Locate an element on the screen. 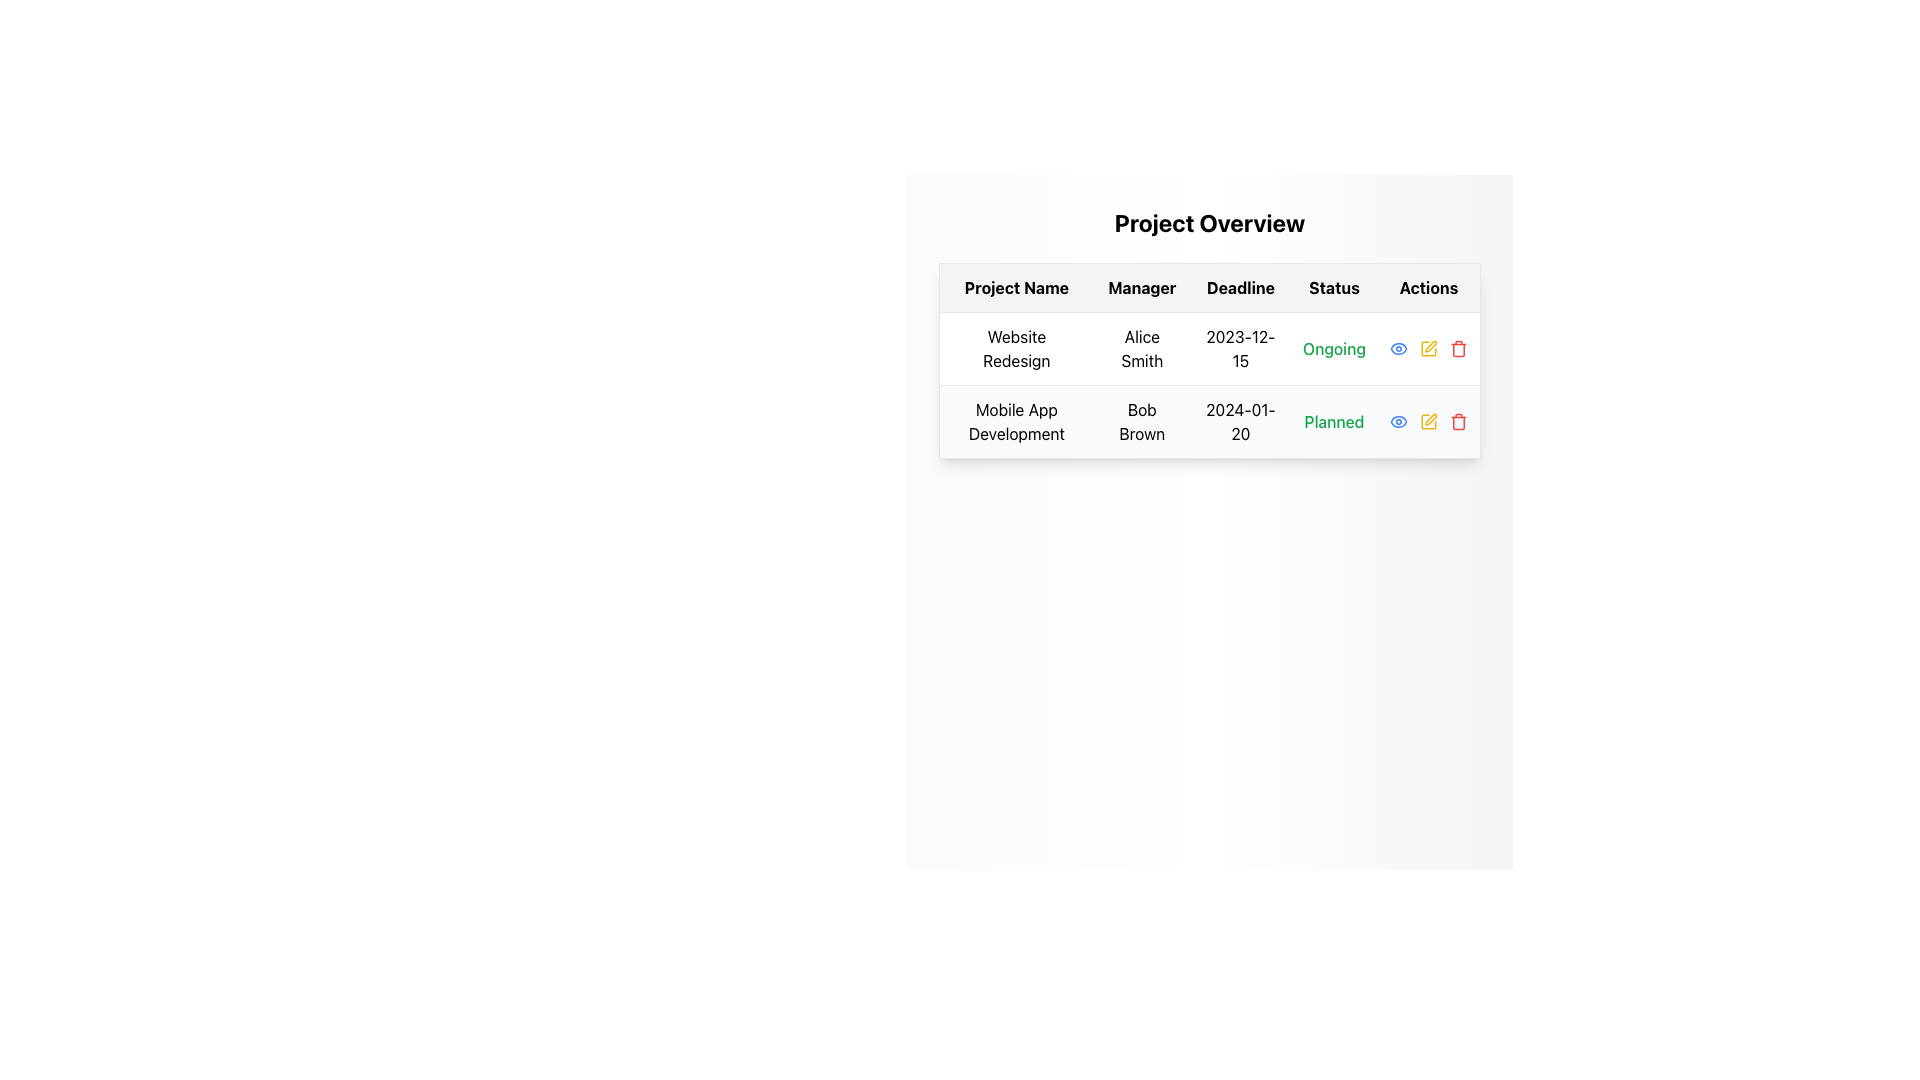 The height and width of the screenshot is (1080, 1920). the column header labeled 'Deadlines' in the table, which is the third column from the left, positioned between 'Manager' and 'Status' is located at coordinates (1239, 288).